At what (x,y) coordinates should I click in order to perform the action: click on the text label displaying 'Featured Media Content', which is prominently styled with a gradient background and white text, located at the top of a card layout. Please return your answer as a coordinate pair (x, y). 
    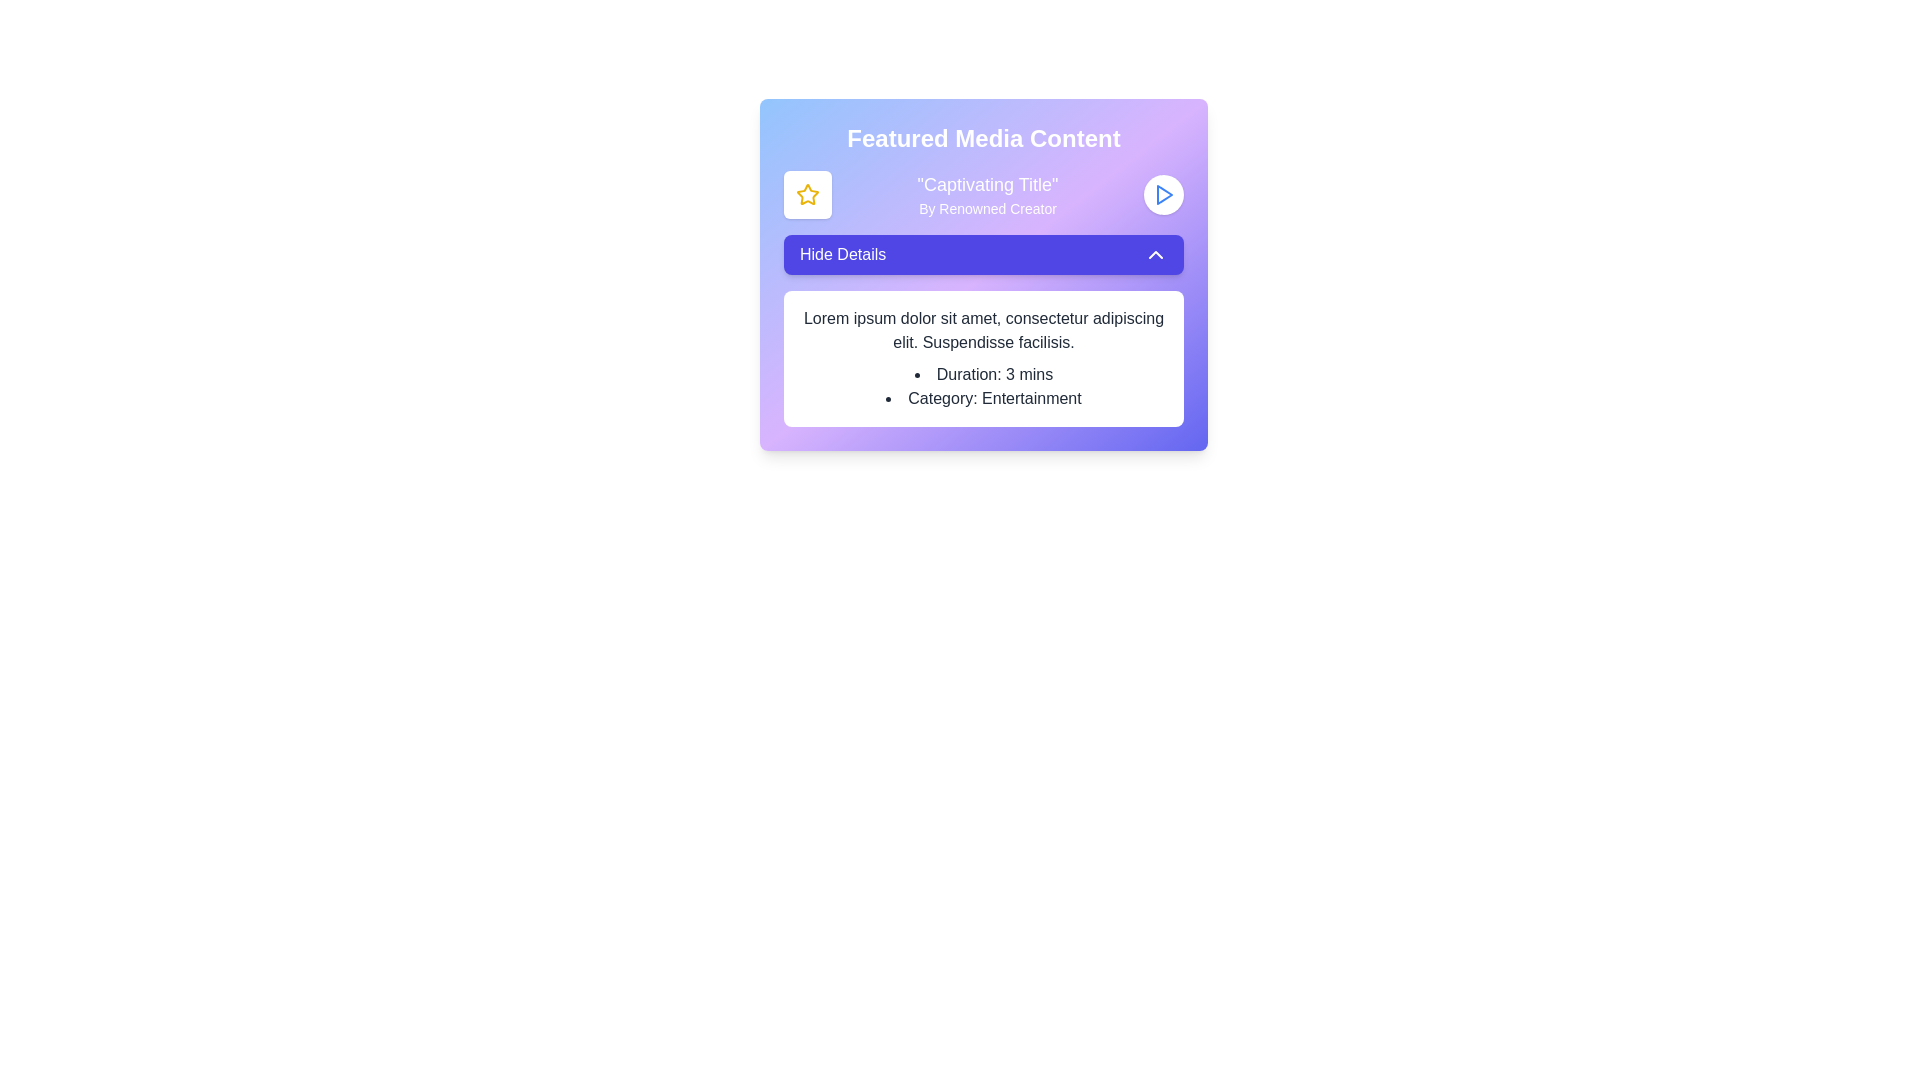
    Looking at the image, I should click on (983, 137).